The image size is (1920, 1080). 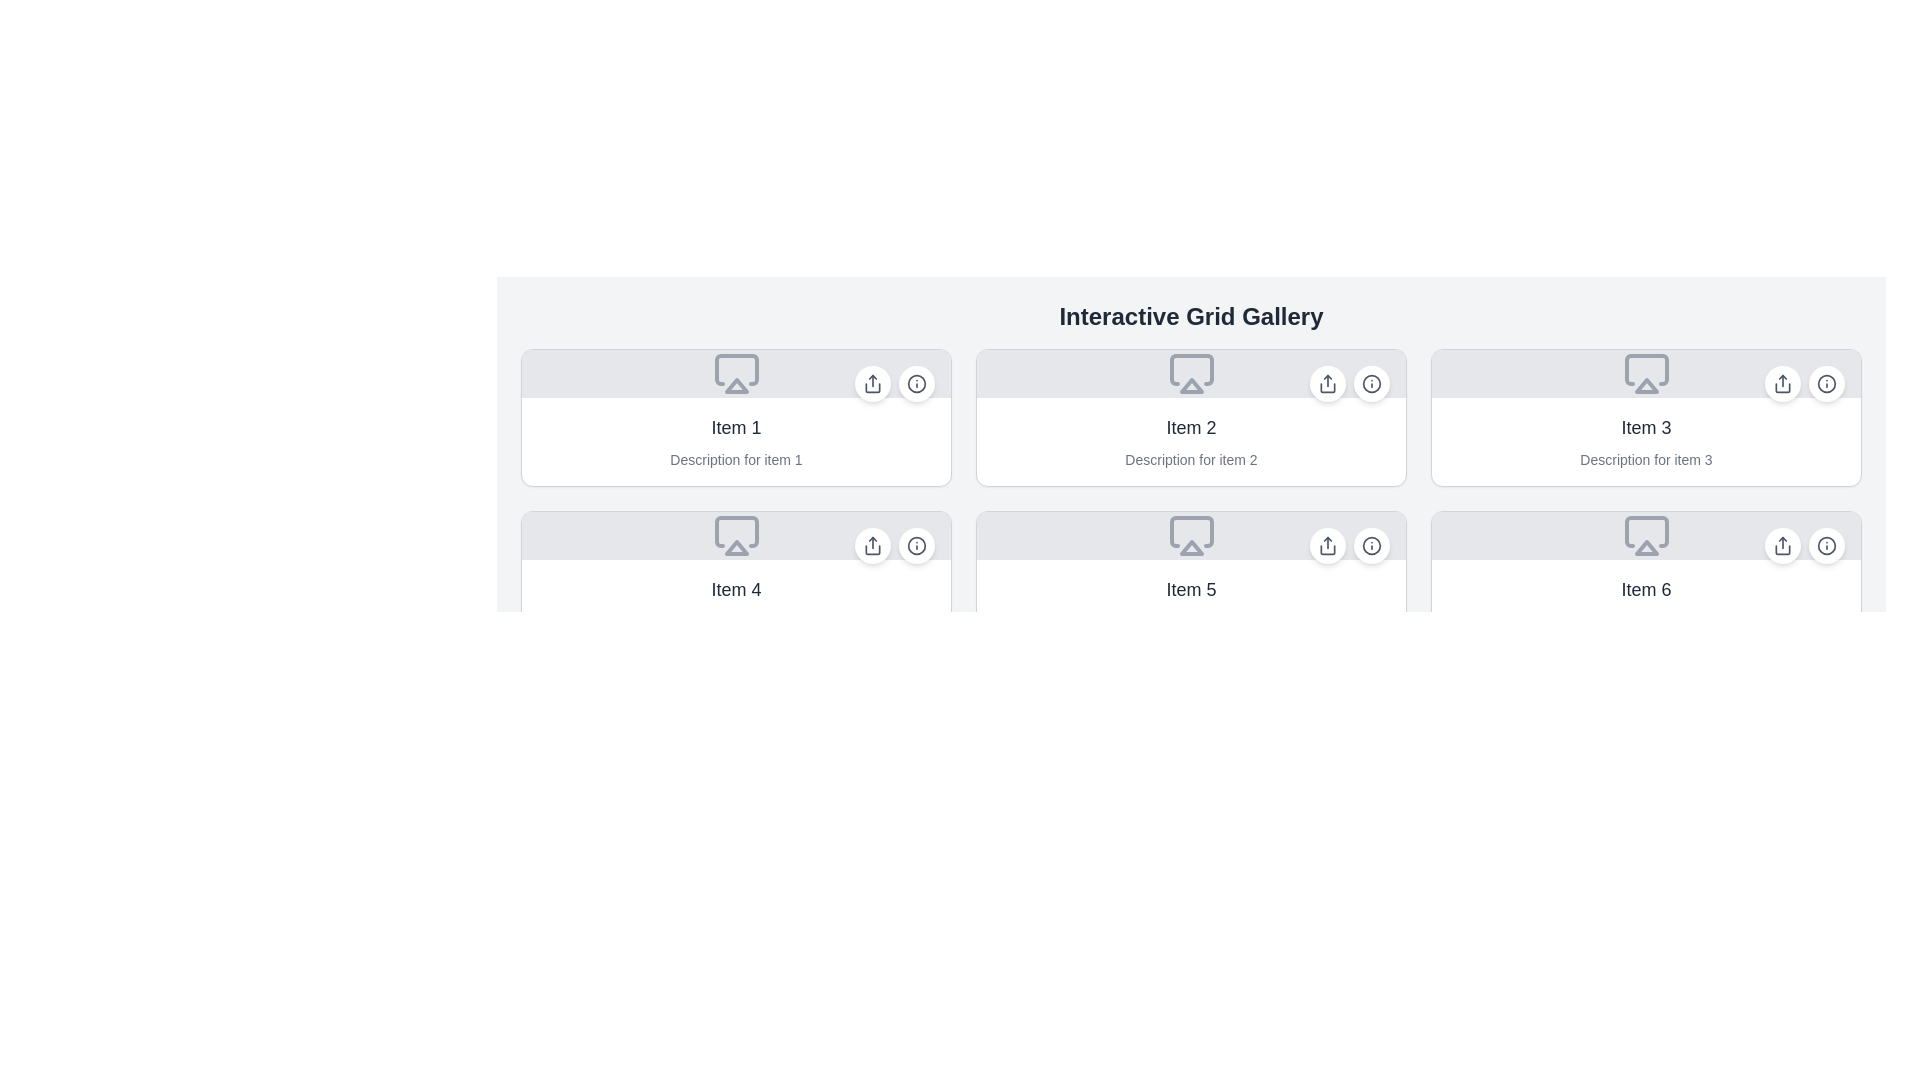 I want to click on the transparent interactive overlay covering the tile of 'Item 8', which is the fifth item in the grid of the interactive gallery, so click(x=1191, y=741).